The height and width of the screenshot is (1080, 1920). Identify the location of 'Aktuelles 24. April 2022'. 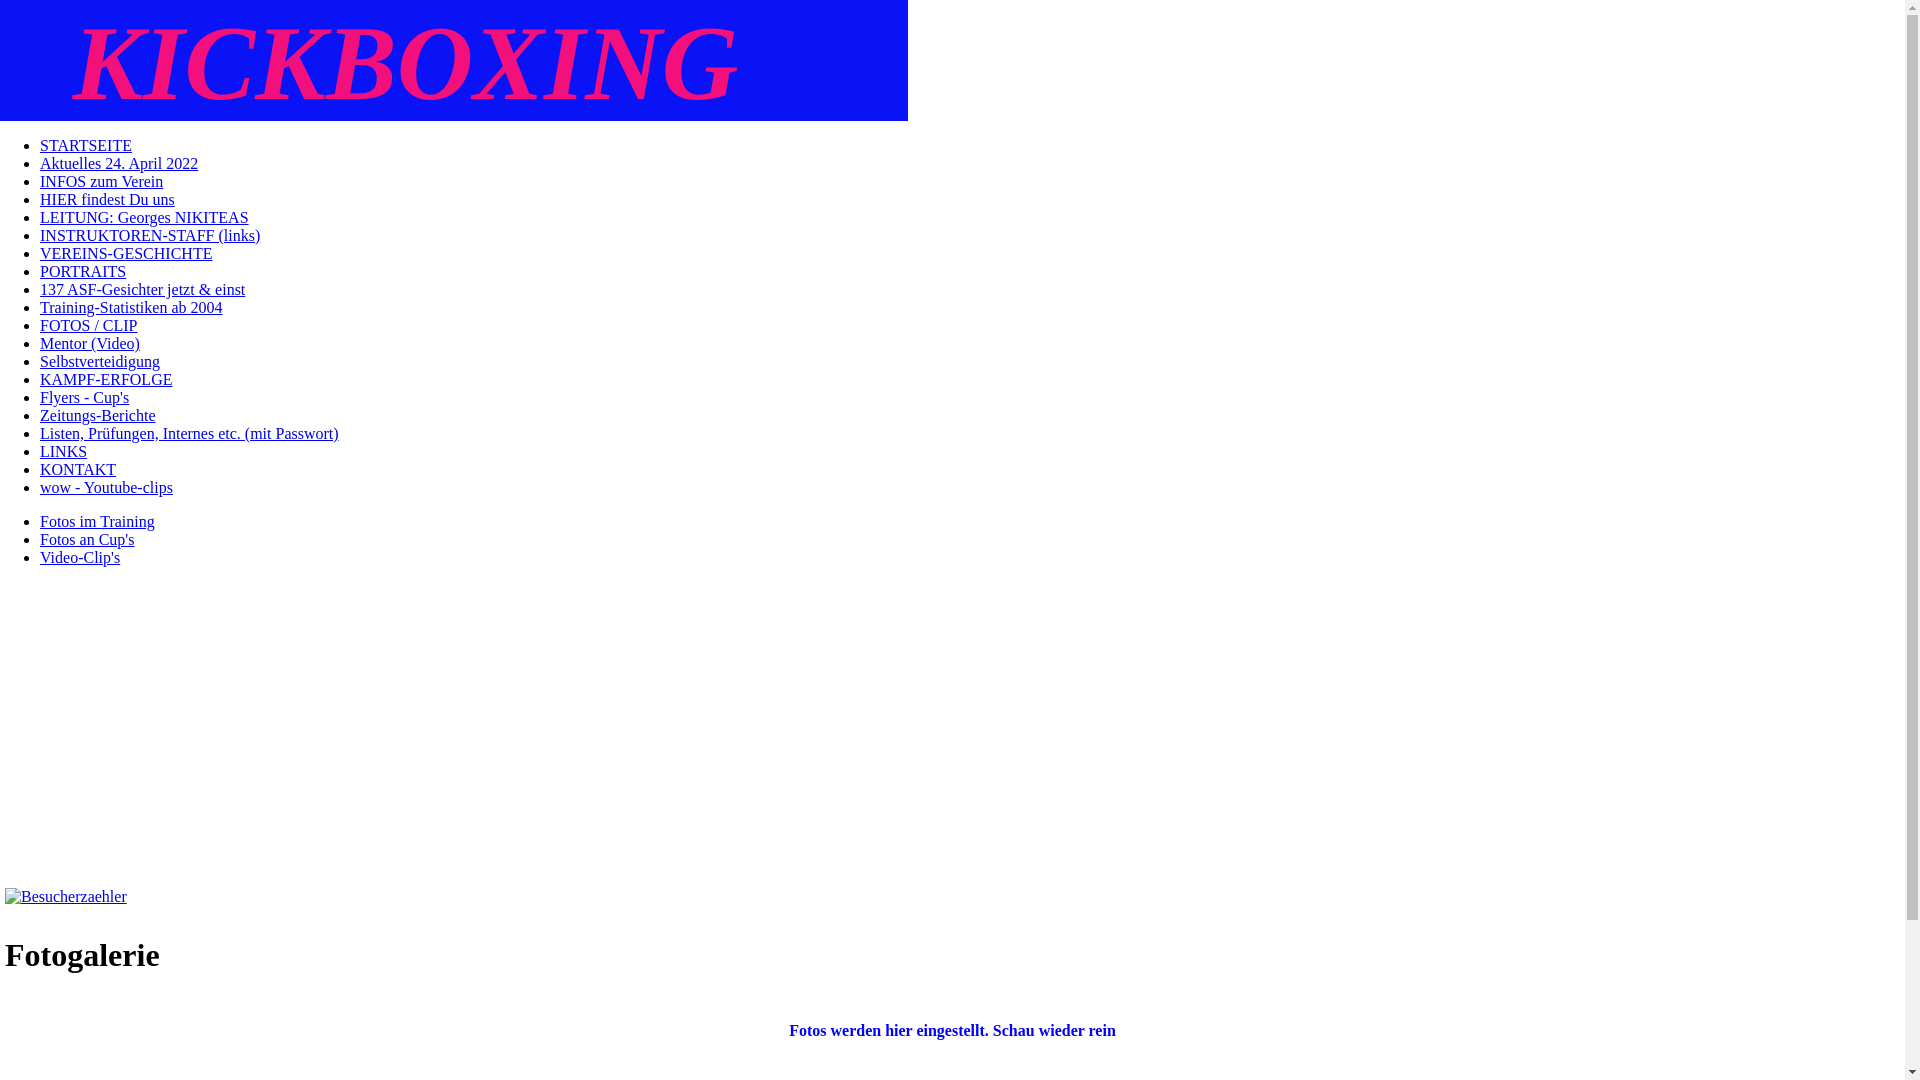
(118, 162).